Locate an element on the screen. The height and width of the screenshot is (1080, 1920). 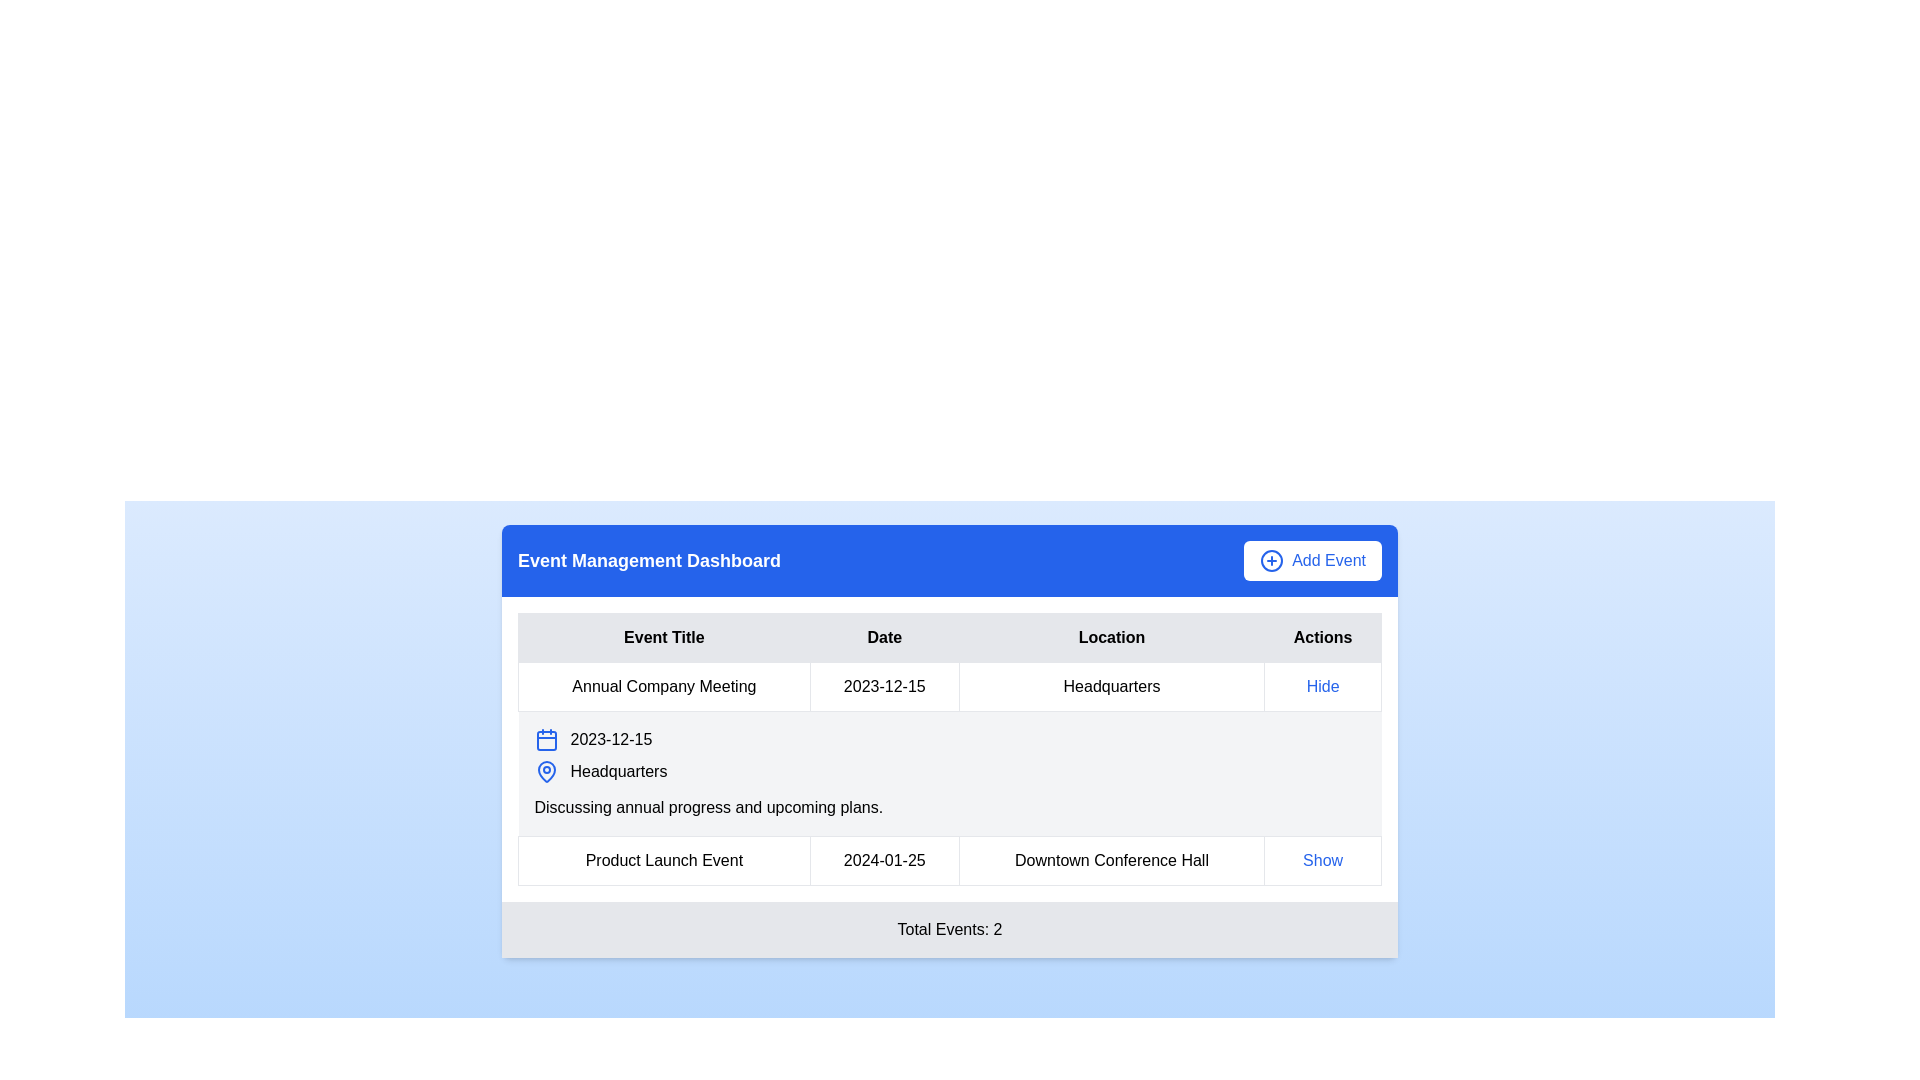
the 'Date' field of the second row in the event management table displaying the 'Annual Company Meeting' details is located at coordinates (949, 749).